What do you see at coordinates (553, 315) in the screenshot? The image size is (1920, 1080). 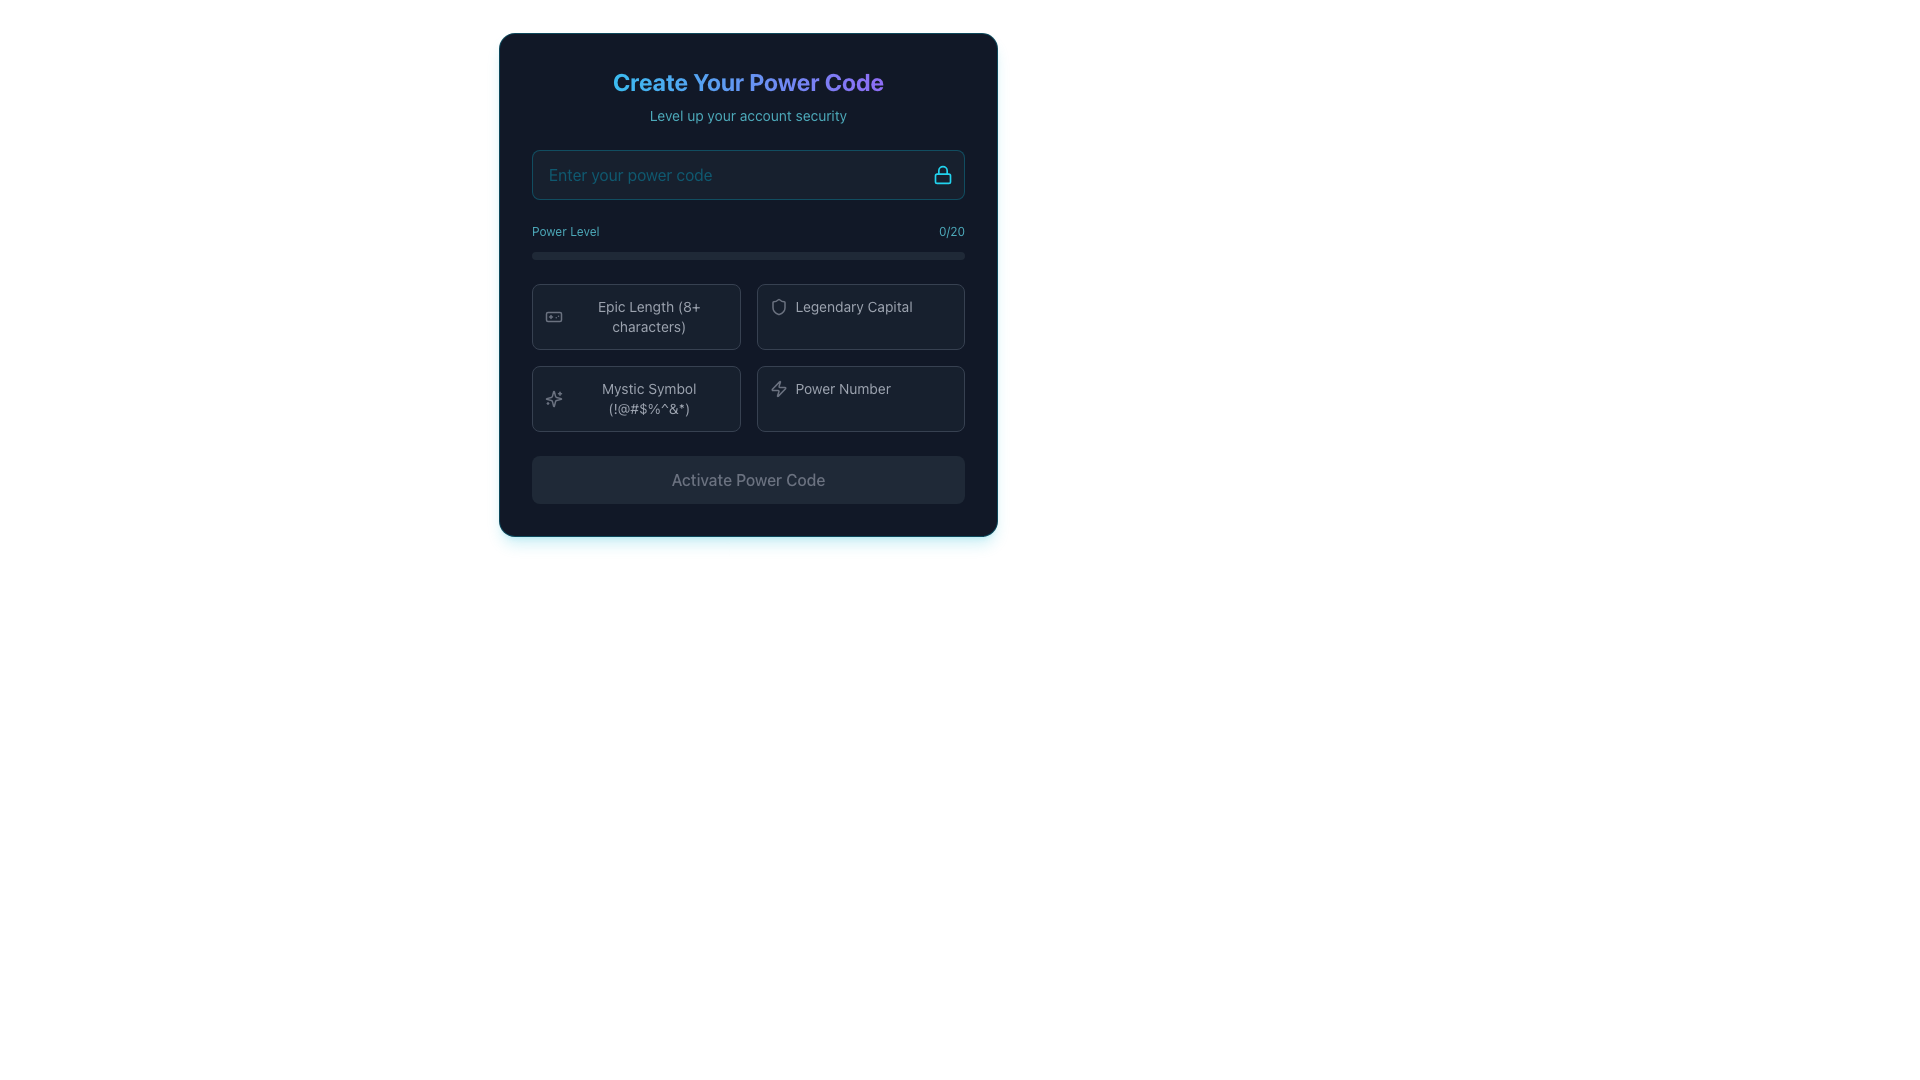 I see `the gamepad icon representing 'Epic Length' in the 'Power Level' section, which is the first icon in a row of descriptive elements` at bounding box center [553, 315].